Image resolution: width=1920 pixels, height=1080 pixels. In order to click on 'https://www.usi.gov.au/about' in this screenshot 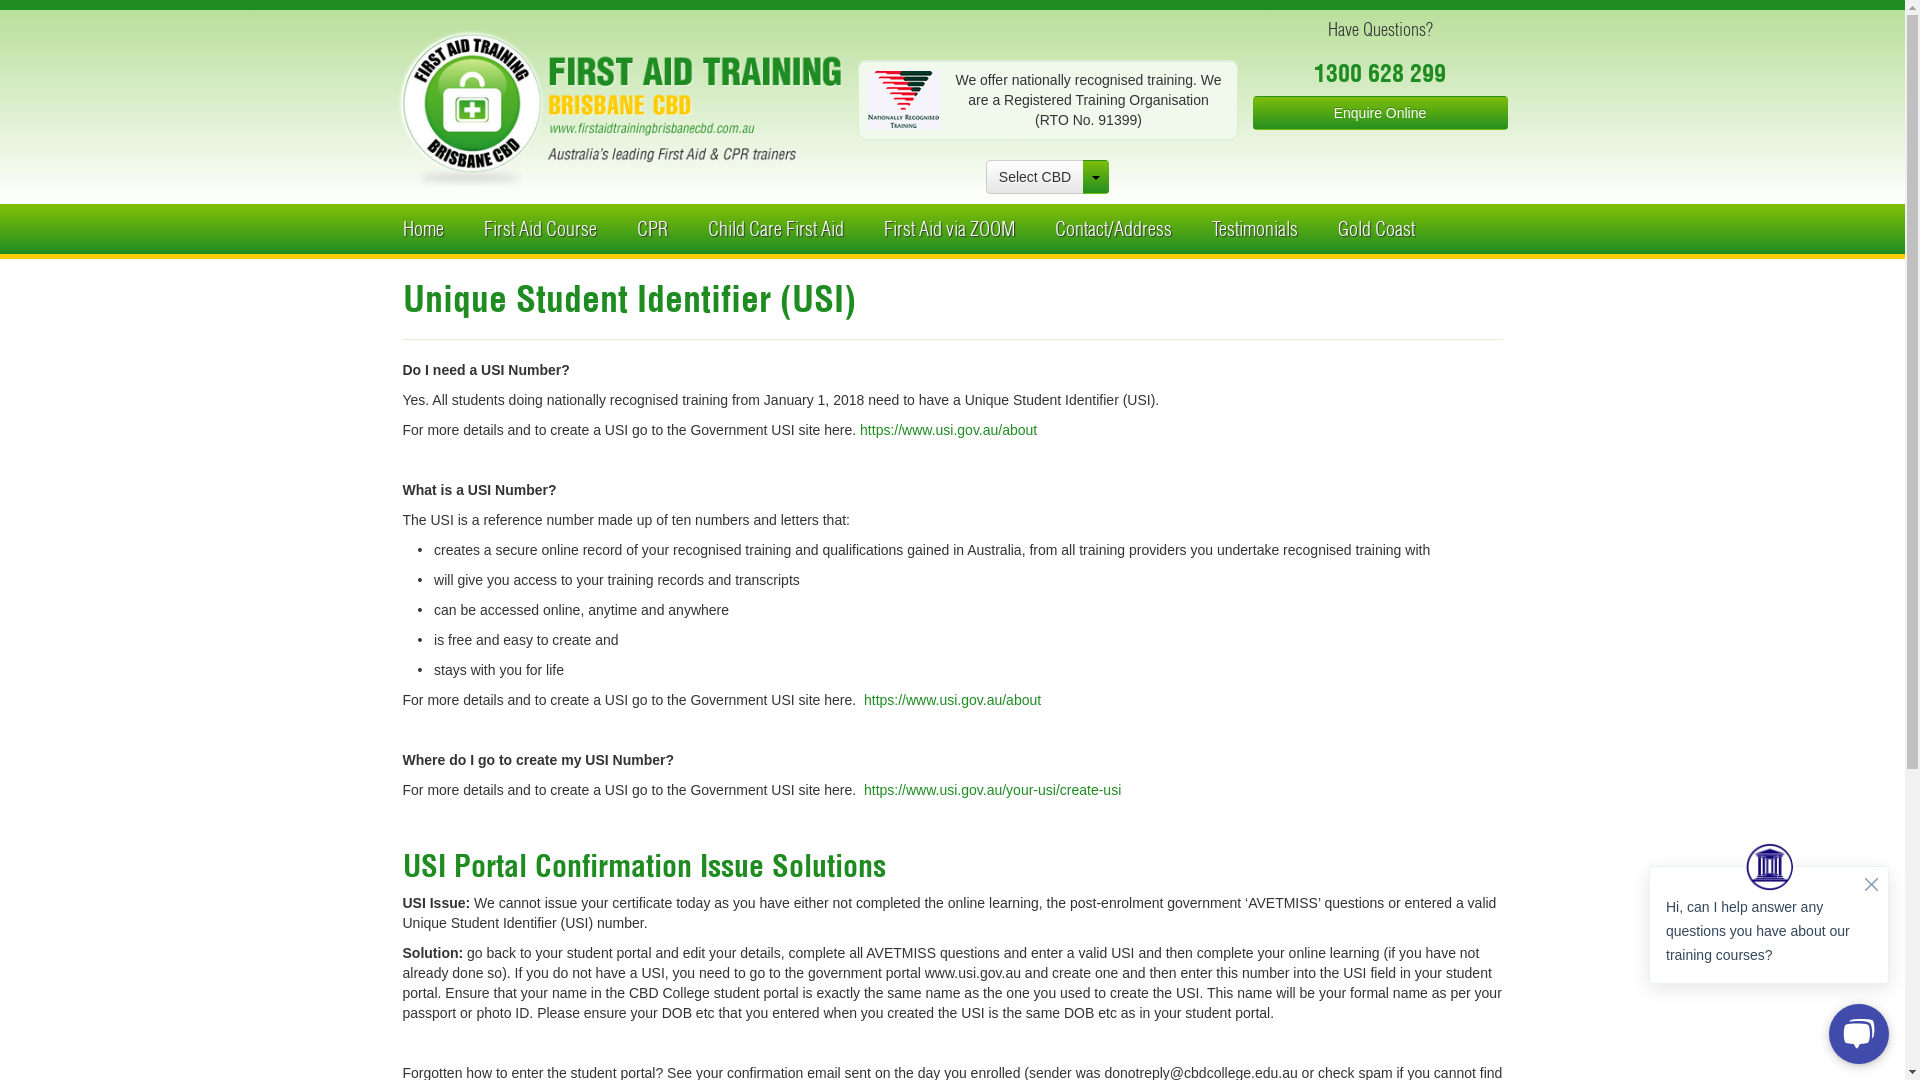, I will do `click(947, 428)`.